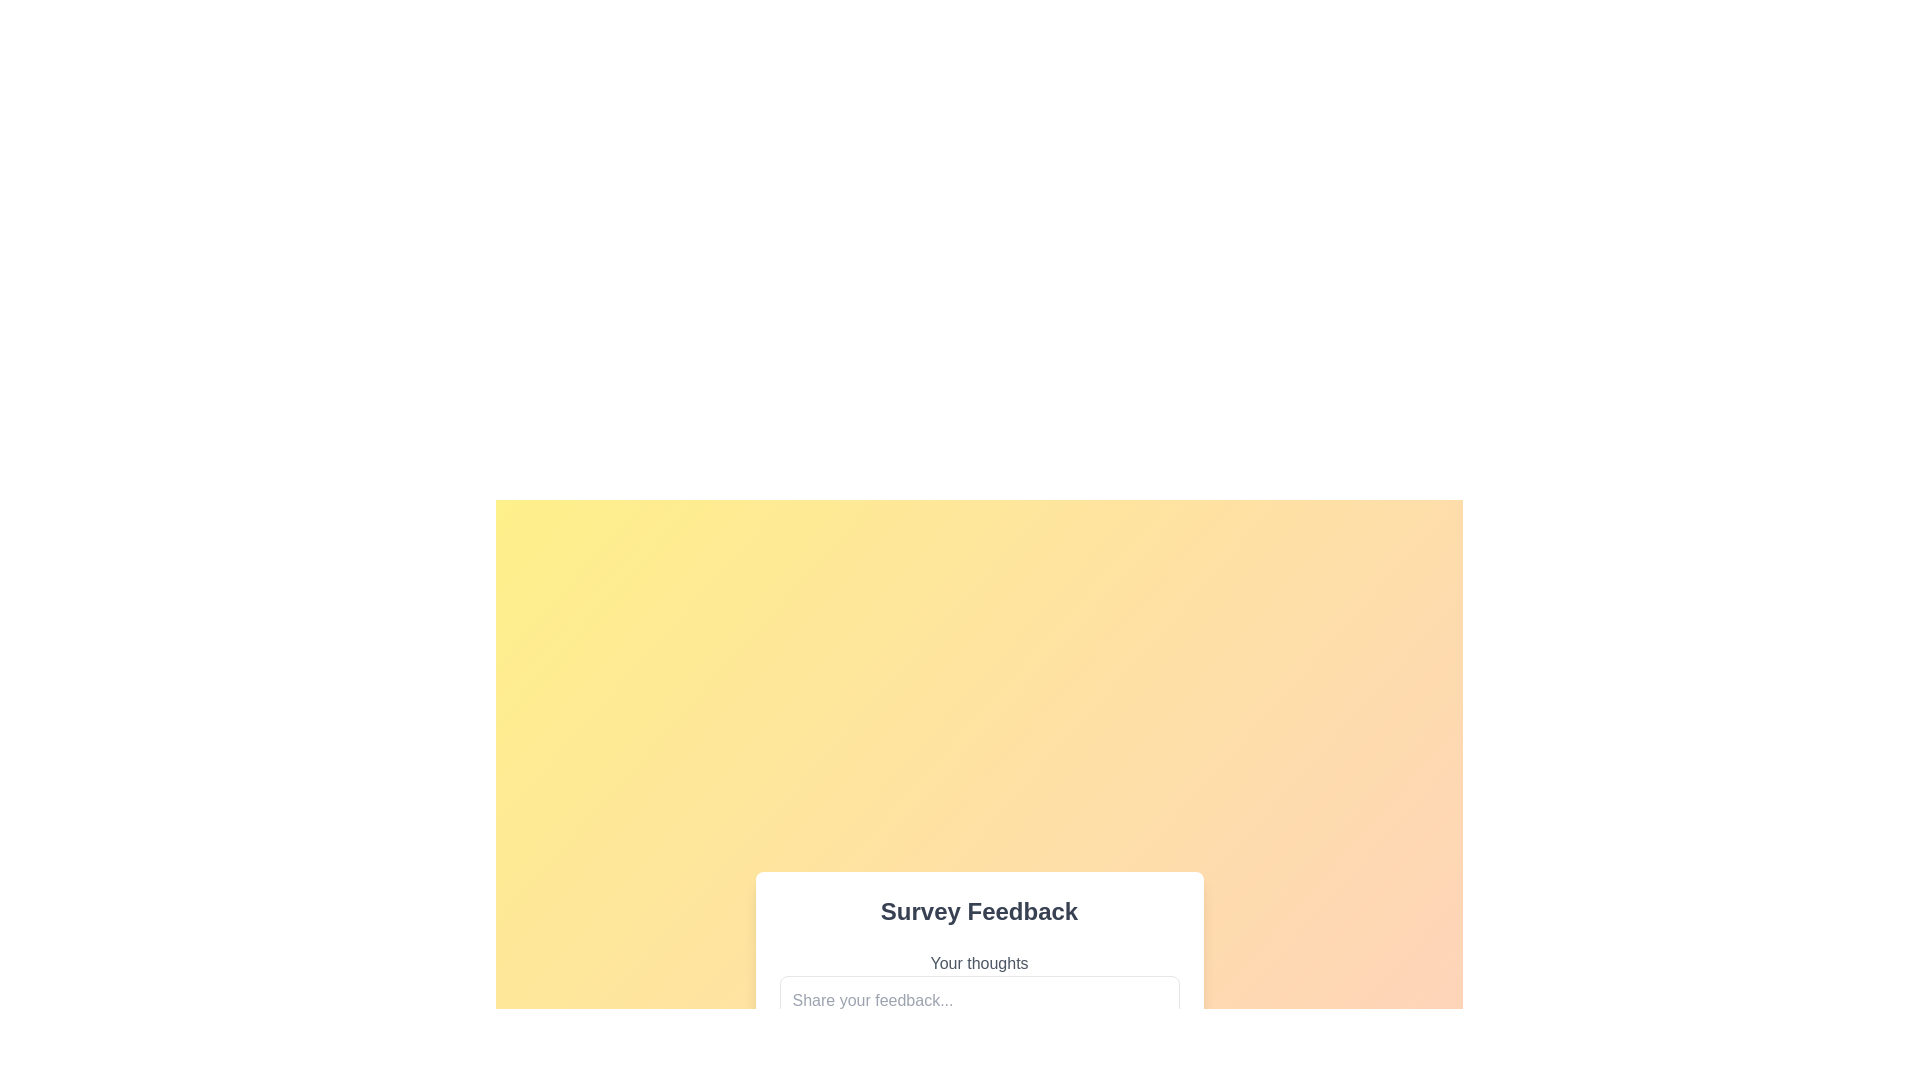  I want to click on the gray text label displaying 'Your thoughts', which is positioned above the feedback text input field in the 'Survey Feedback' form, so click(979, 963).